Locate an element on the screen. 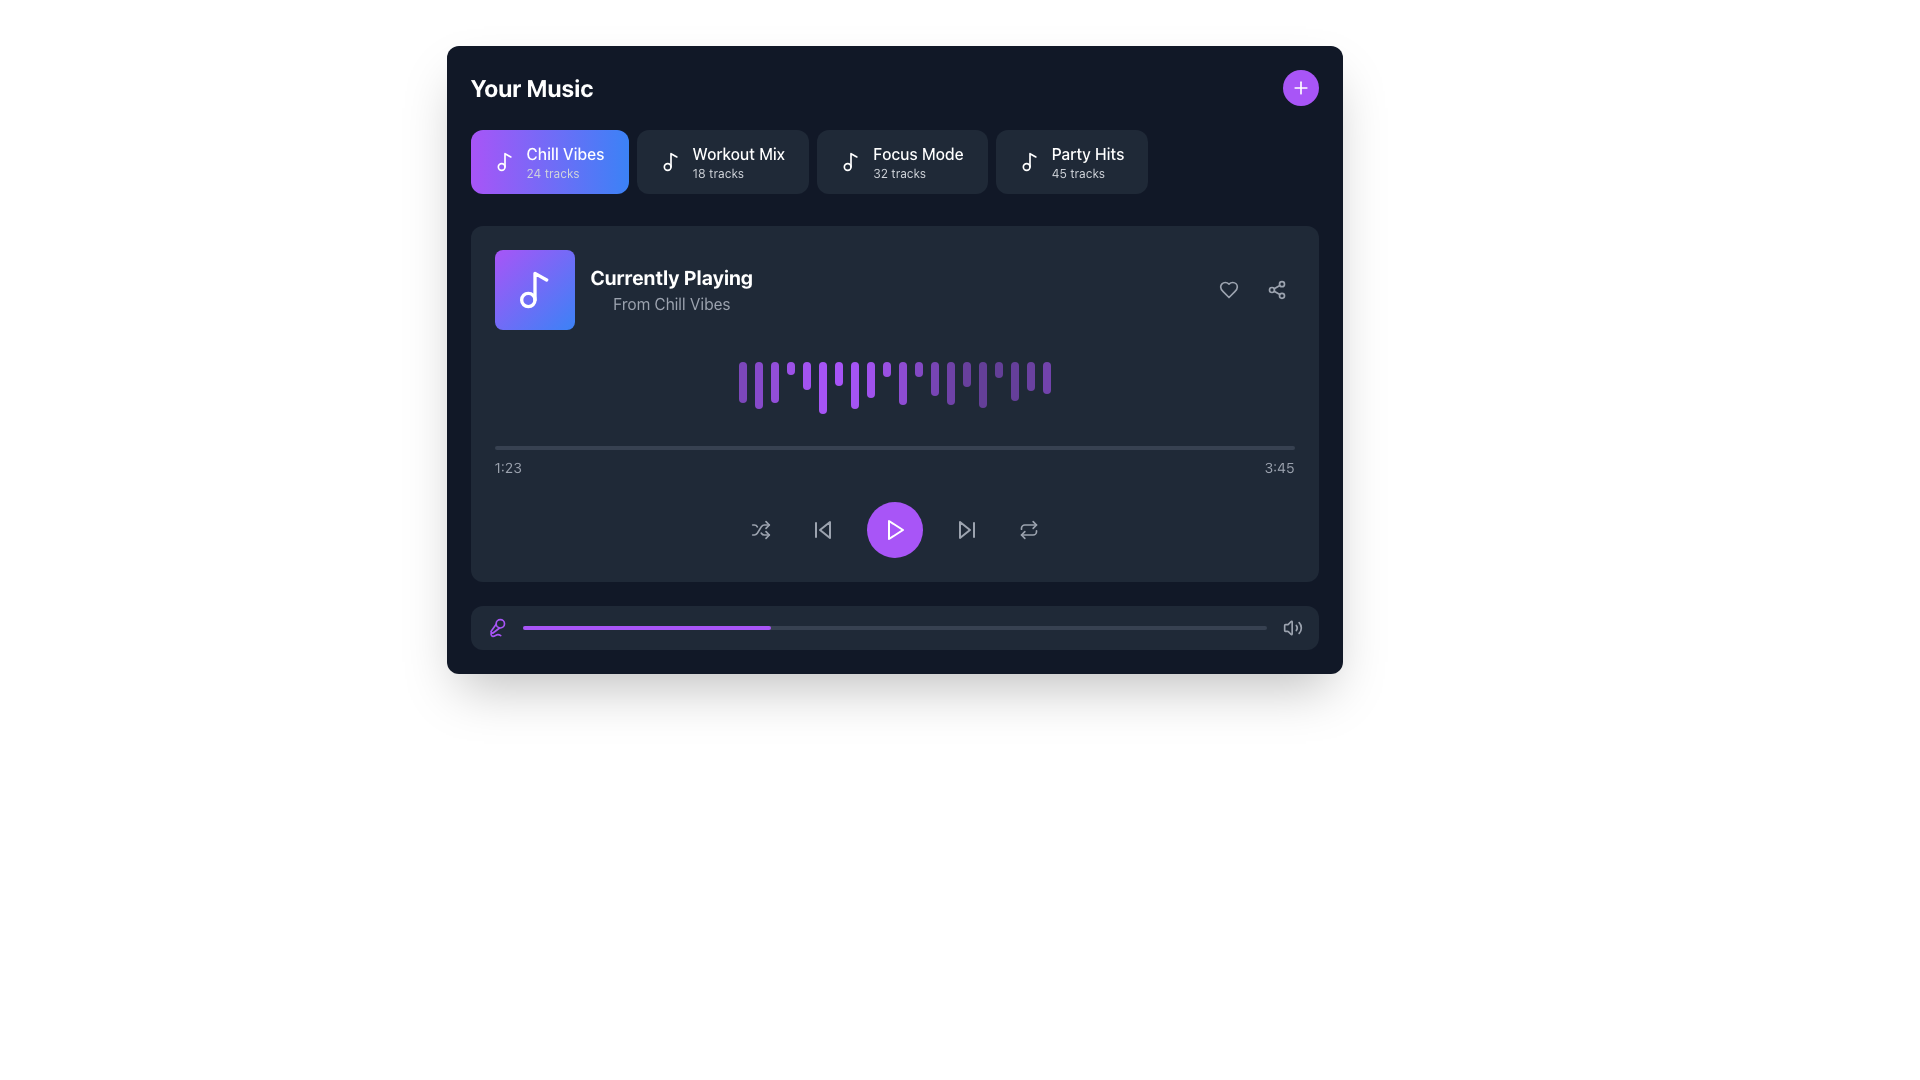  the 'Focus Mode' text label, which is styled with a white font on a dark background and is part of a horizontal list located below the 'Your Music' heading is located at coordinates (917, 153).